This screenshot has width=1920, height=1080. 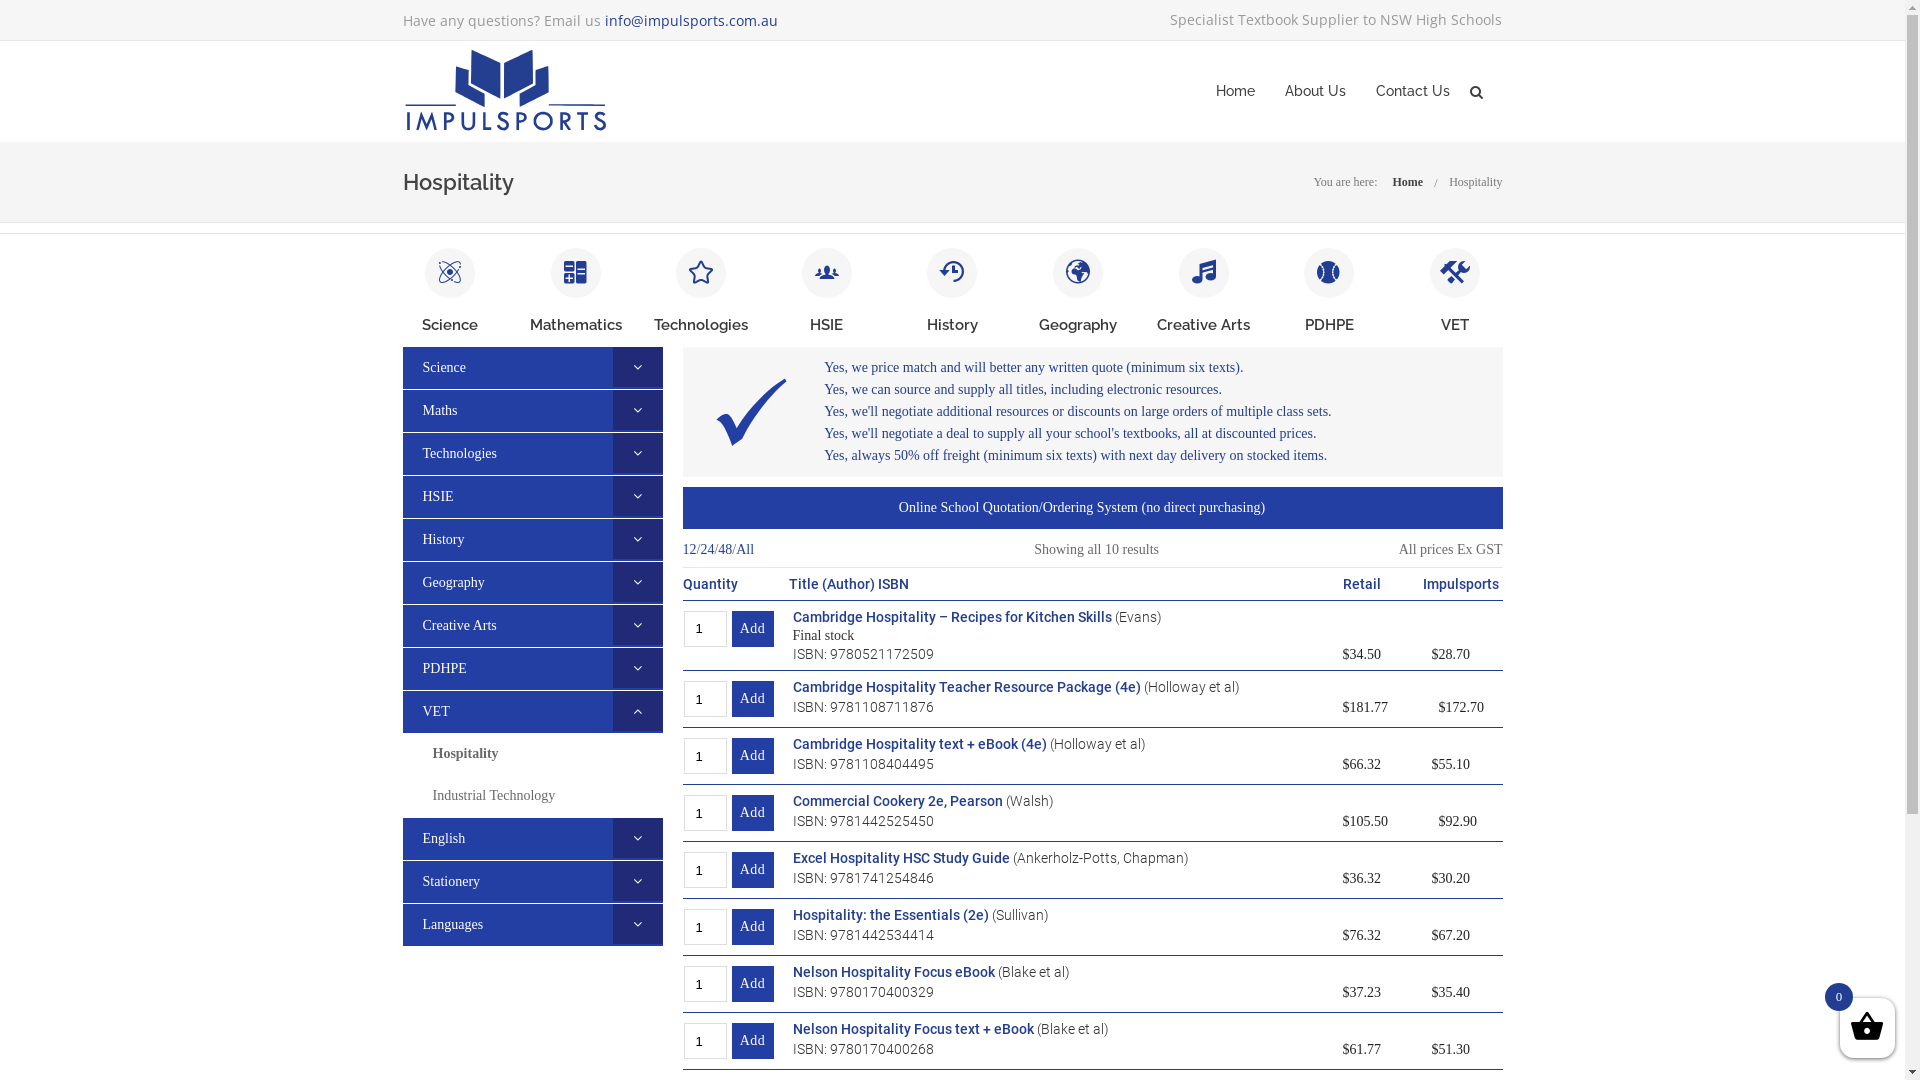 What do you see at coordinates (1391, 181) in the screenshot?
I see `'Home'` at bounding box center [1391, 181].